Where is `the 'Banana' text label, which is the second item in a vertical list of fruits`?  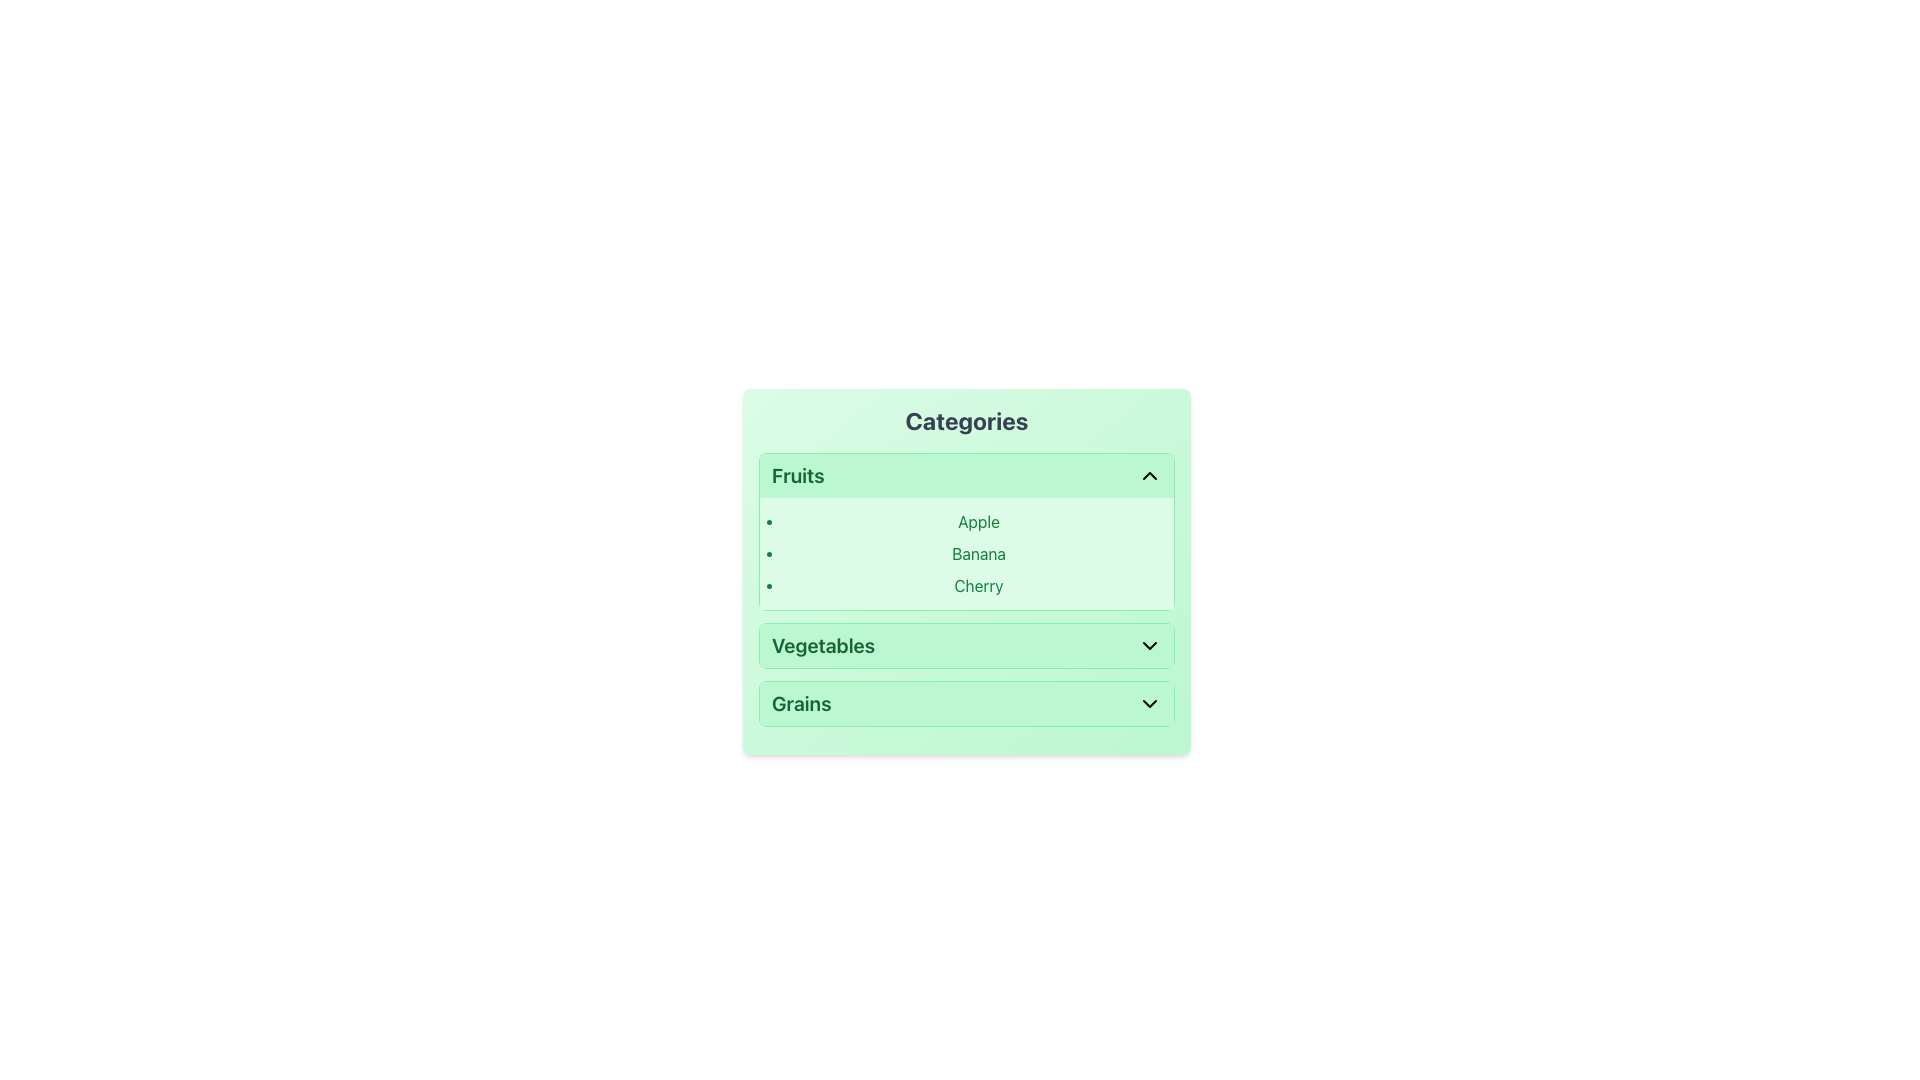
the 'Banana' text label, which is the second item in a vertical list of fruits is located at coordinates (979, 554).